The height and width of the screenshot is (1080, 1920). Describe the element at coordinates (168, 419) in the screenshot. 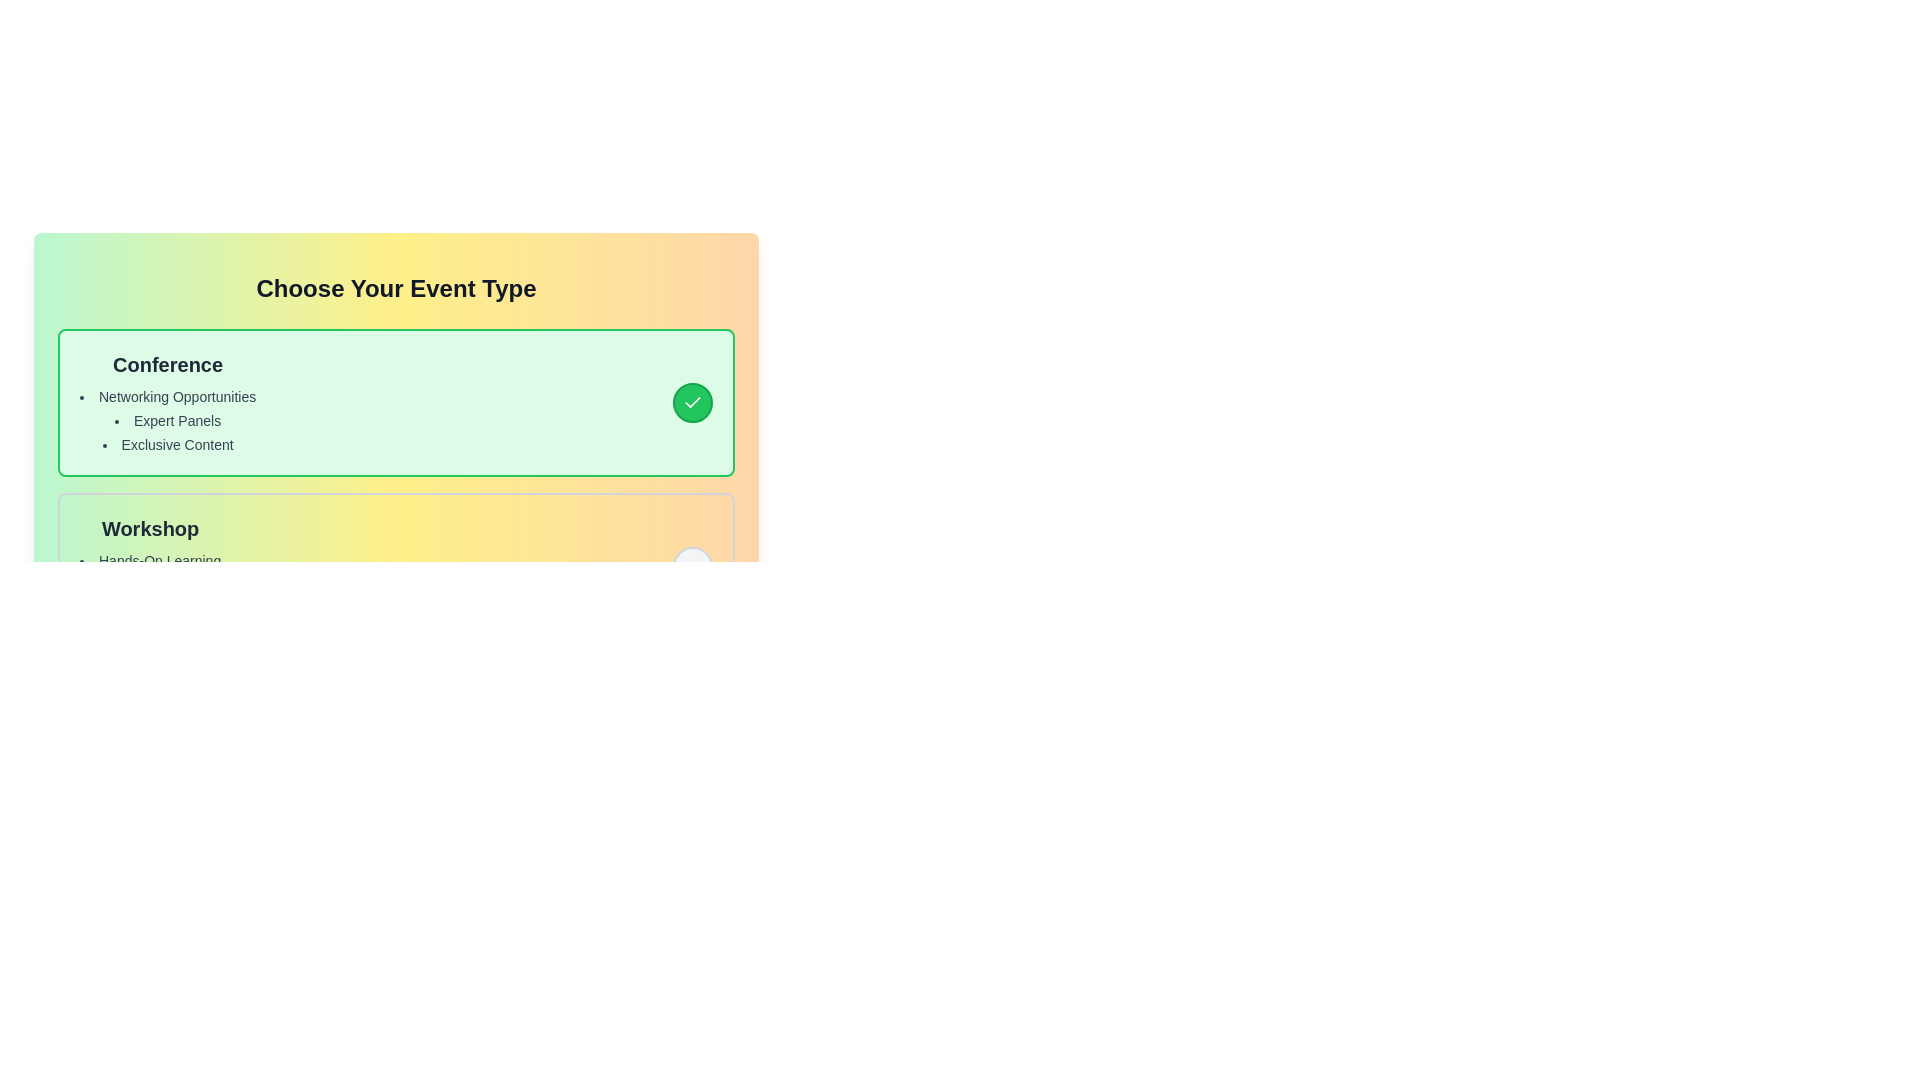

I see `items in the vertical bulleted list under the 'Conference' section, which includes 'Networking Opportunities', 'Expert Panels', and 'Exclusive Content'` at that location.